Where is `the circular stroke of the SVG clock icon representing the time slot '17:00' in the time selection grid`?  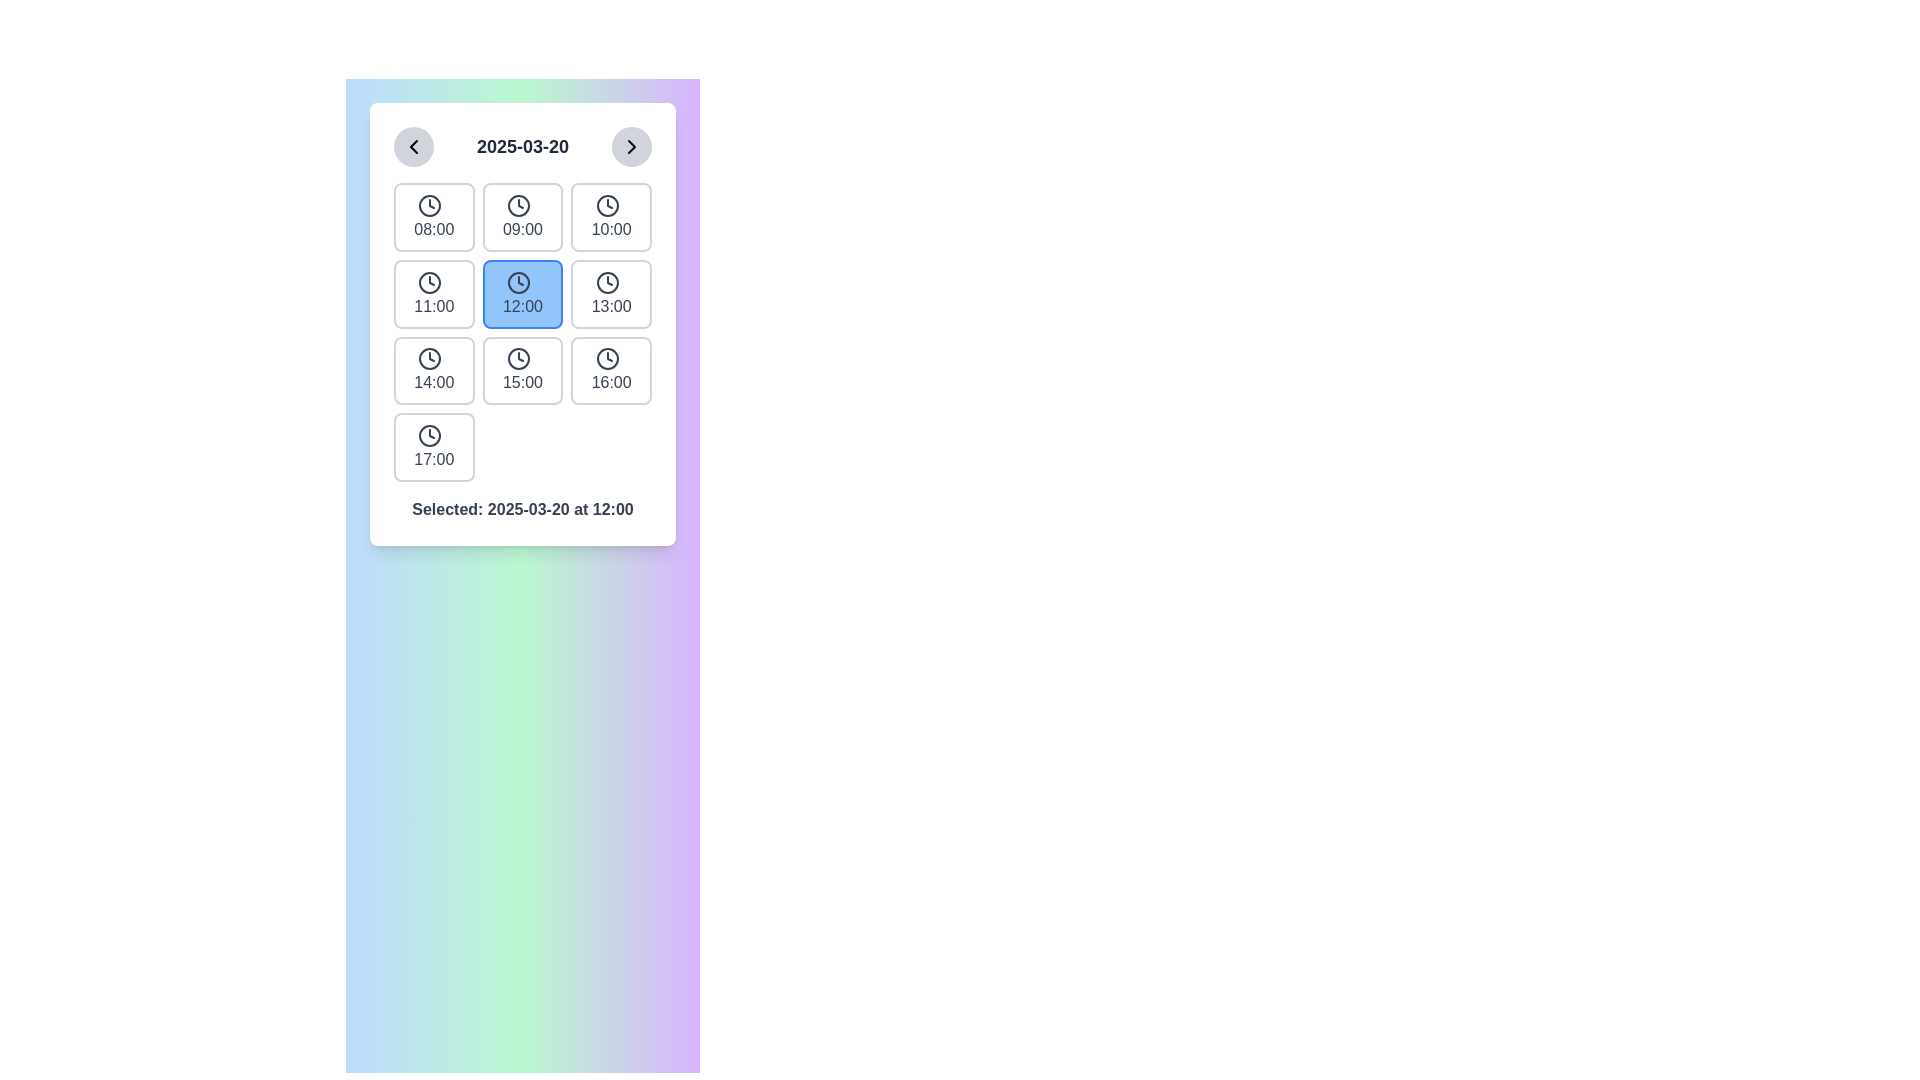
the circular stroke of the SVG clock icon representing the time slot '17:00' in the time selection grid is located at coordinates (429, 435).